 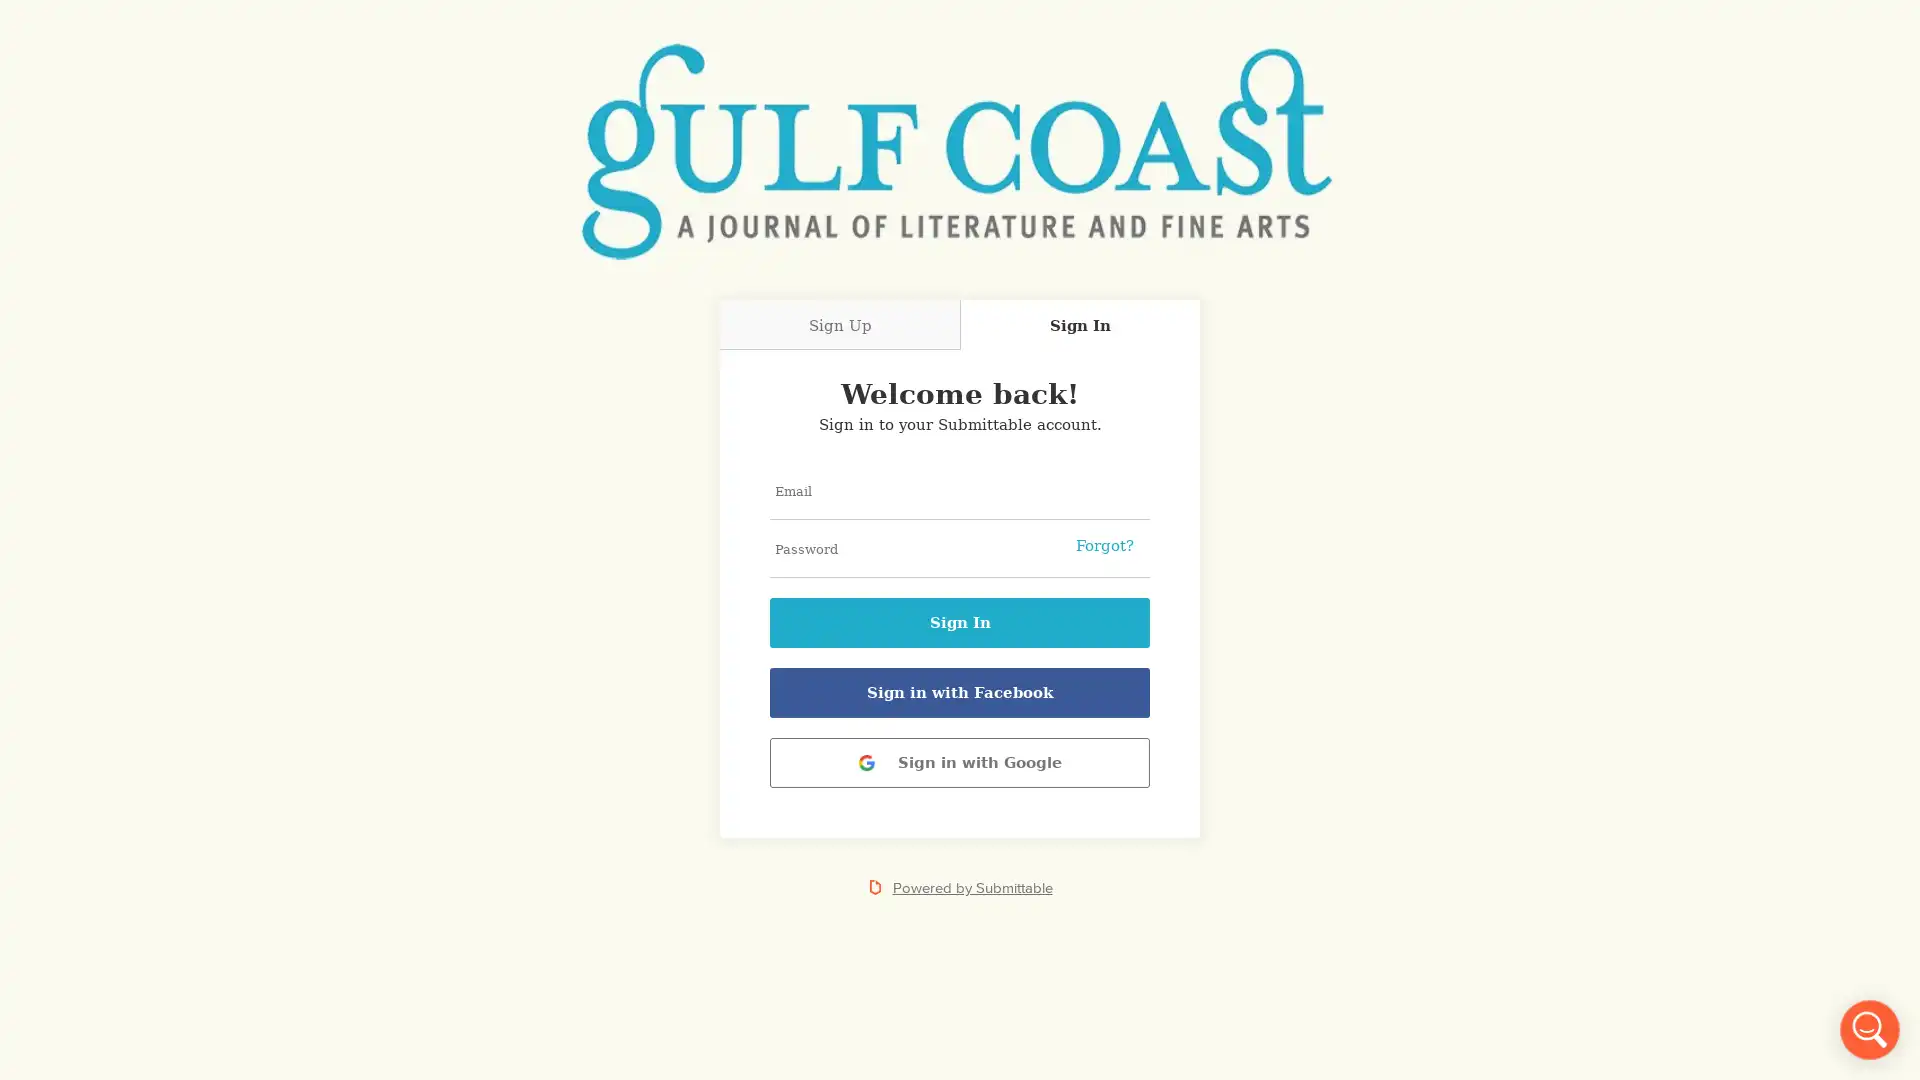 What do you see at coordinates (960, 692) in the screenshot?
I see `Sign in with Facebook` at bounding box center [960, 692].